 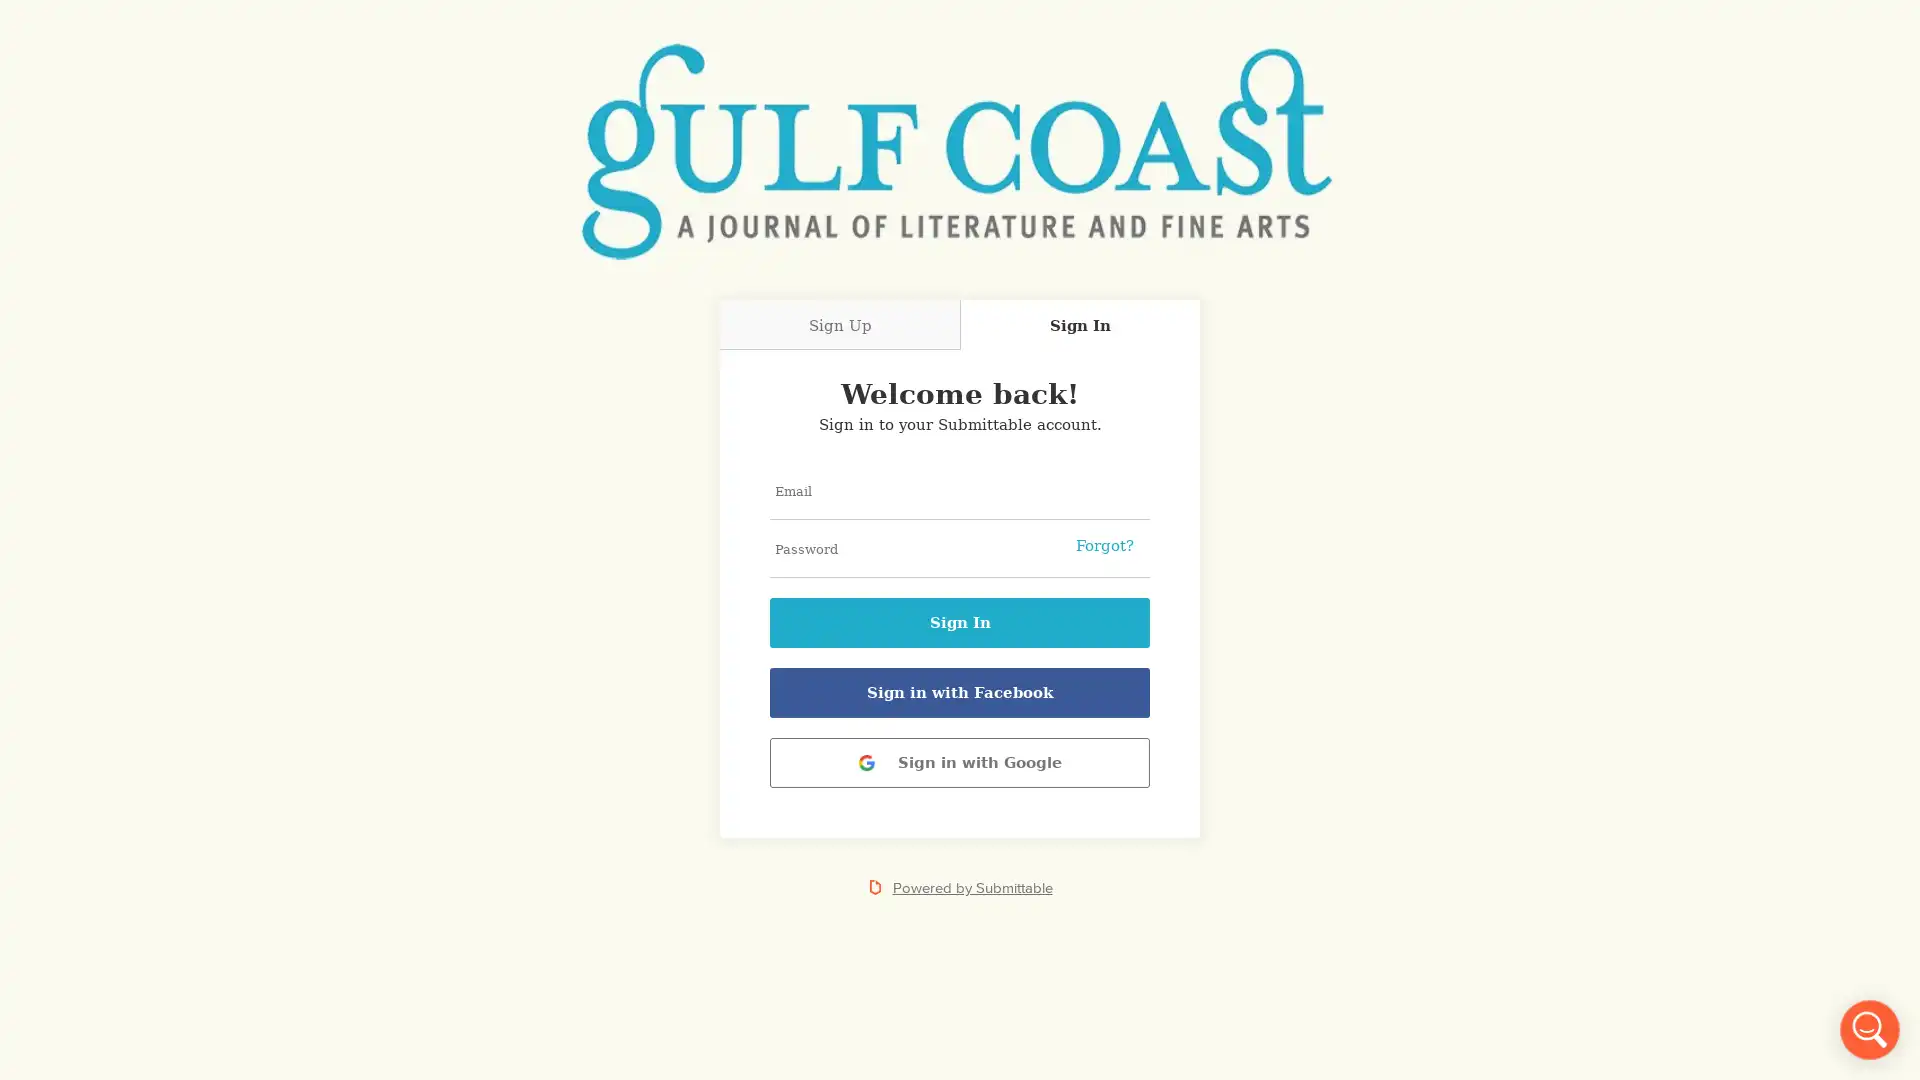 What do you see at coordinates (960, 692) in the screenshot?
I see `Sign in with Facebook` at bounding box center [960, 692].